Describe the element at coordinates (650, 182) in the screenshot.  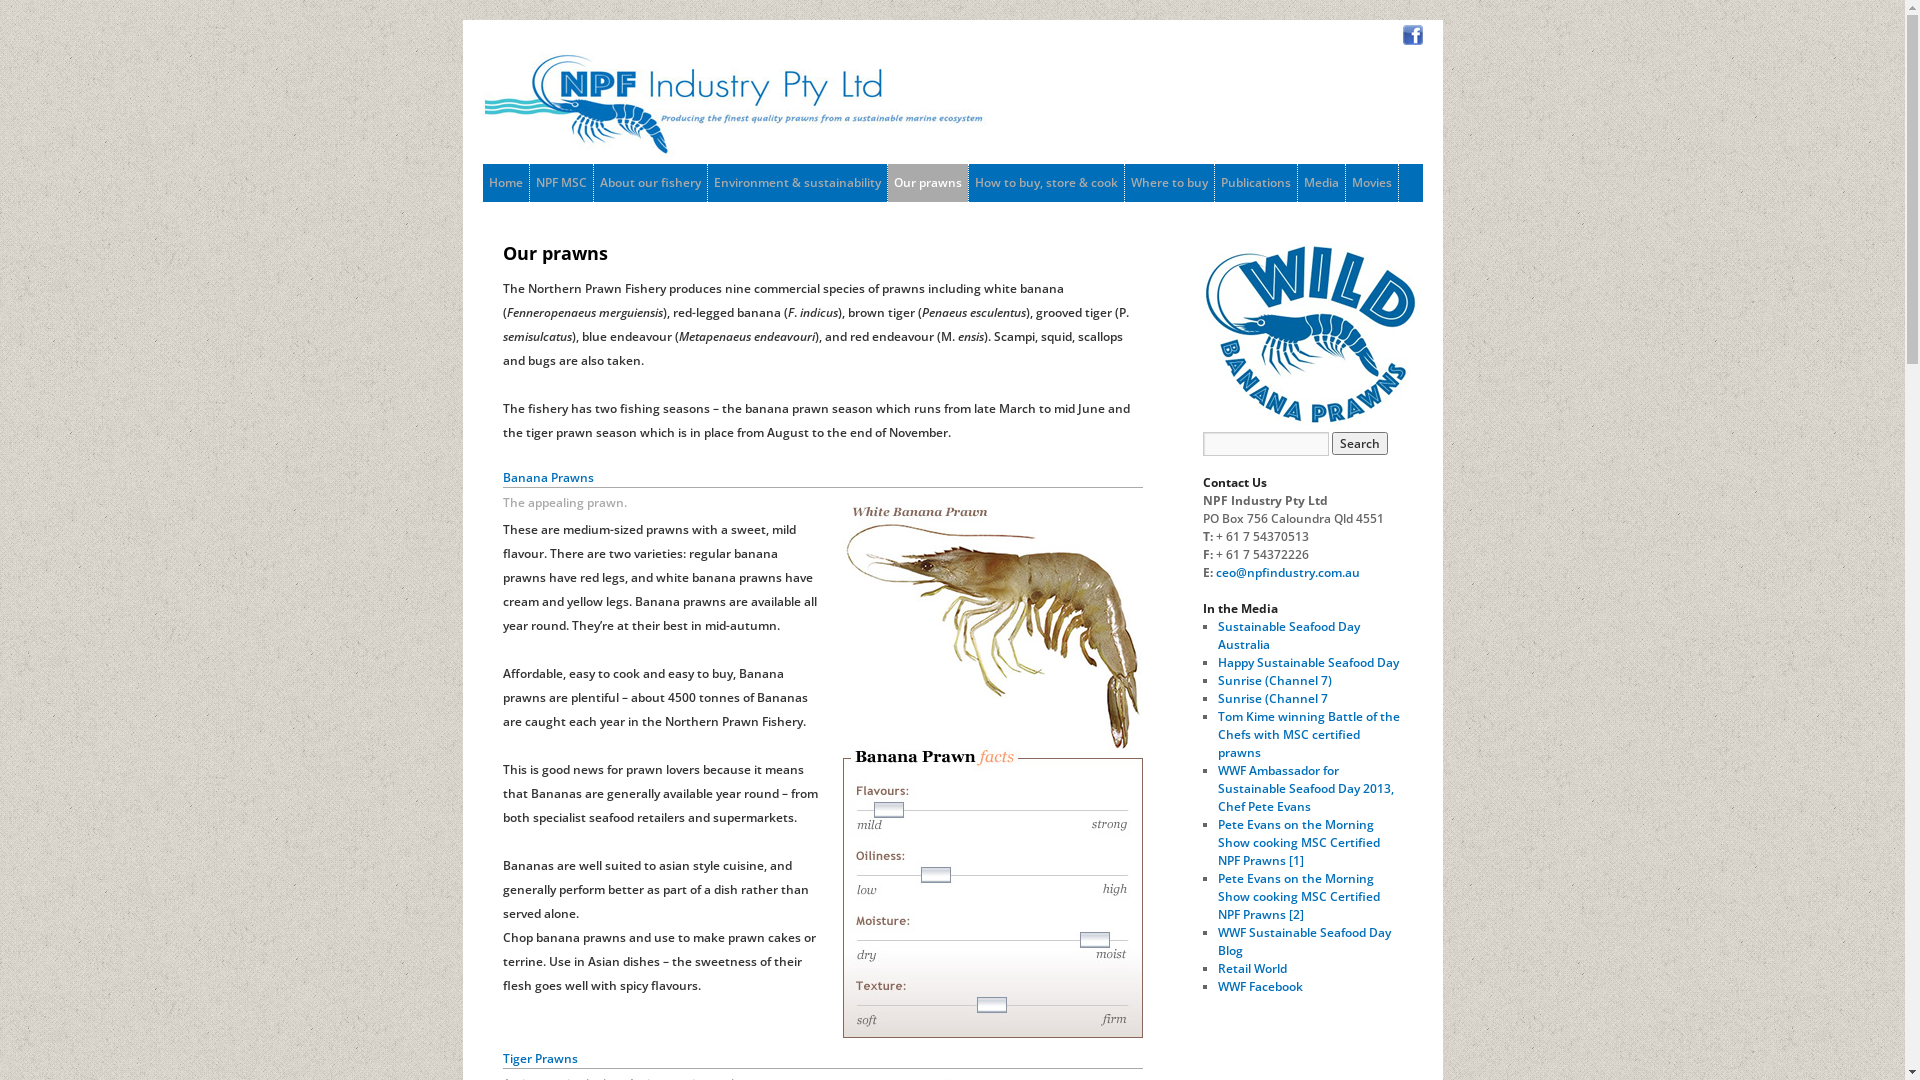
I see `'About our fishery'` at that location.